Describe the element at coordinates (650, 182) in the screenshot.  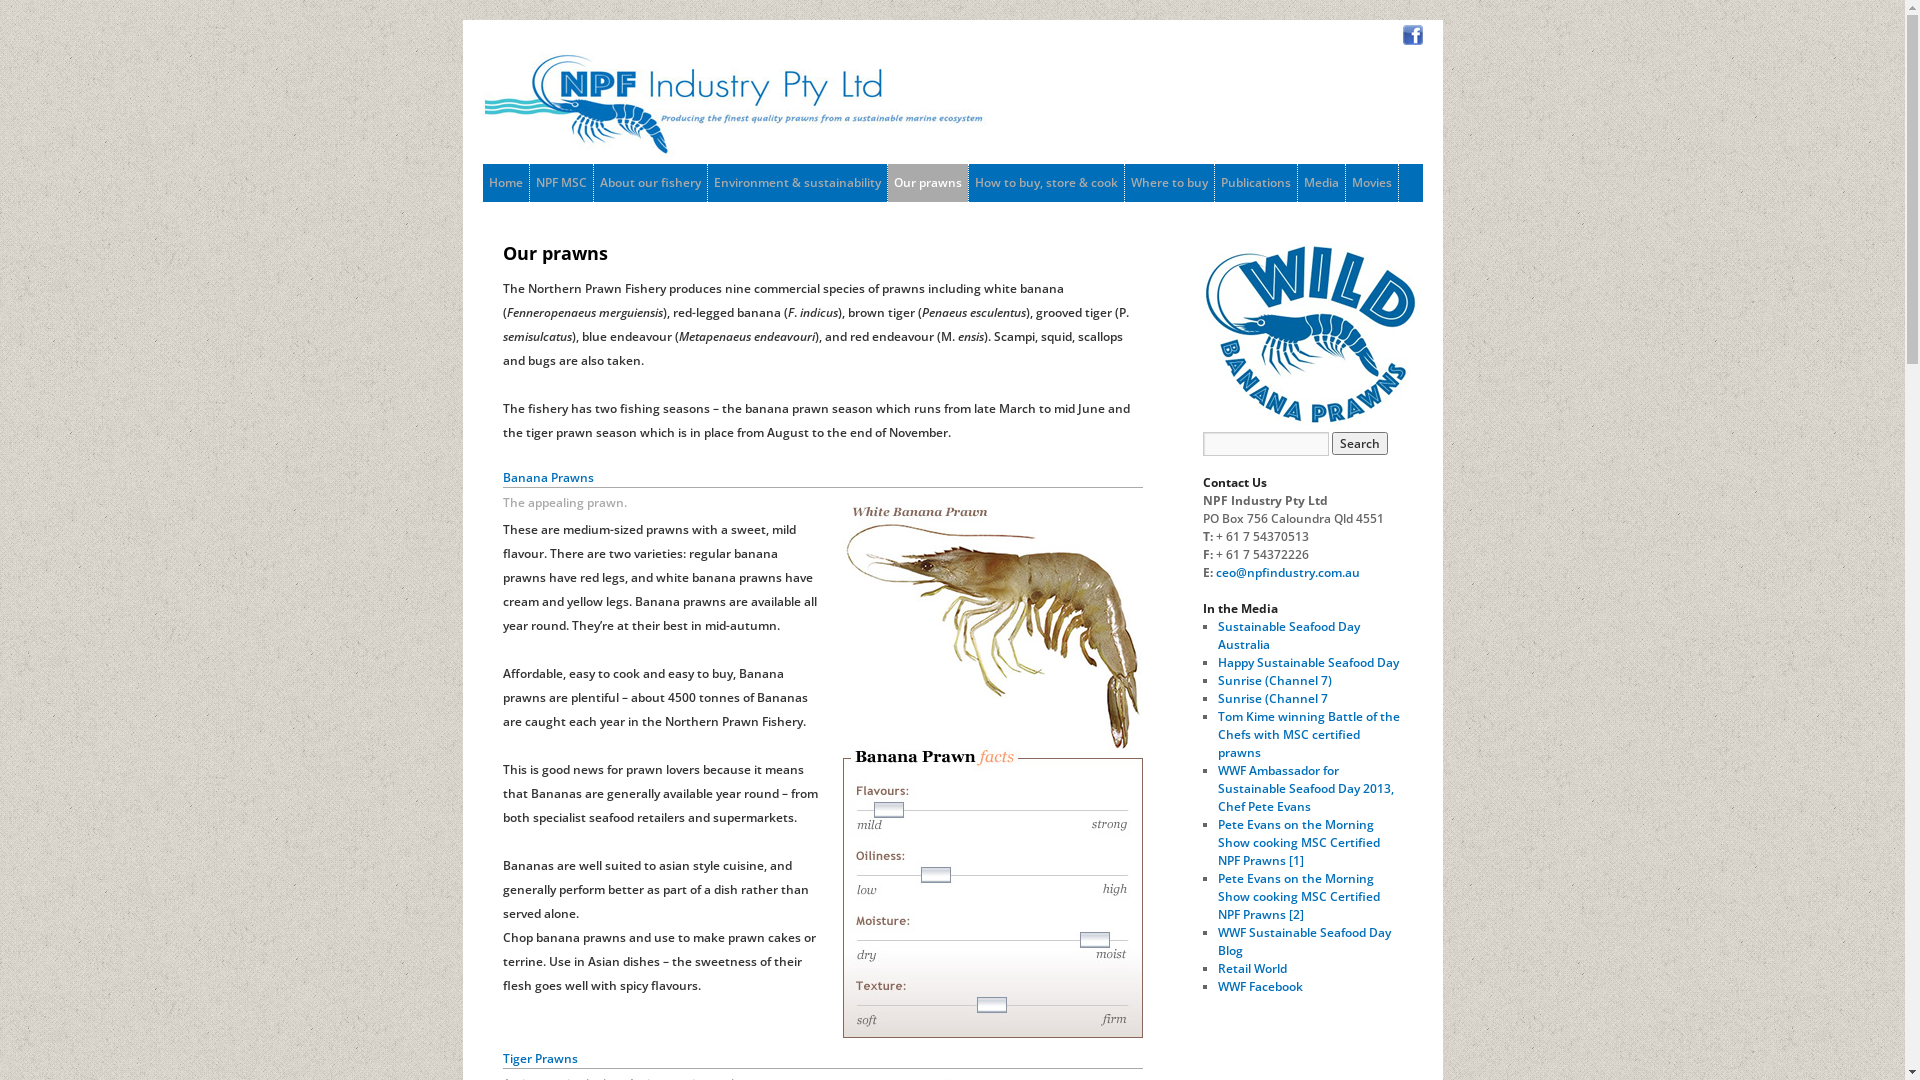
I see `'About our fishery'` at that location.